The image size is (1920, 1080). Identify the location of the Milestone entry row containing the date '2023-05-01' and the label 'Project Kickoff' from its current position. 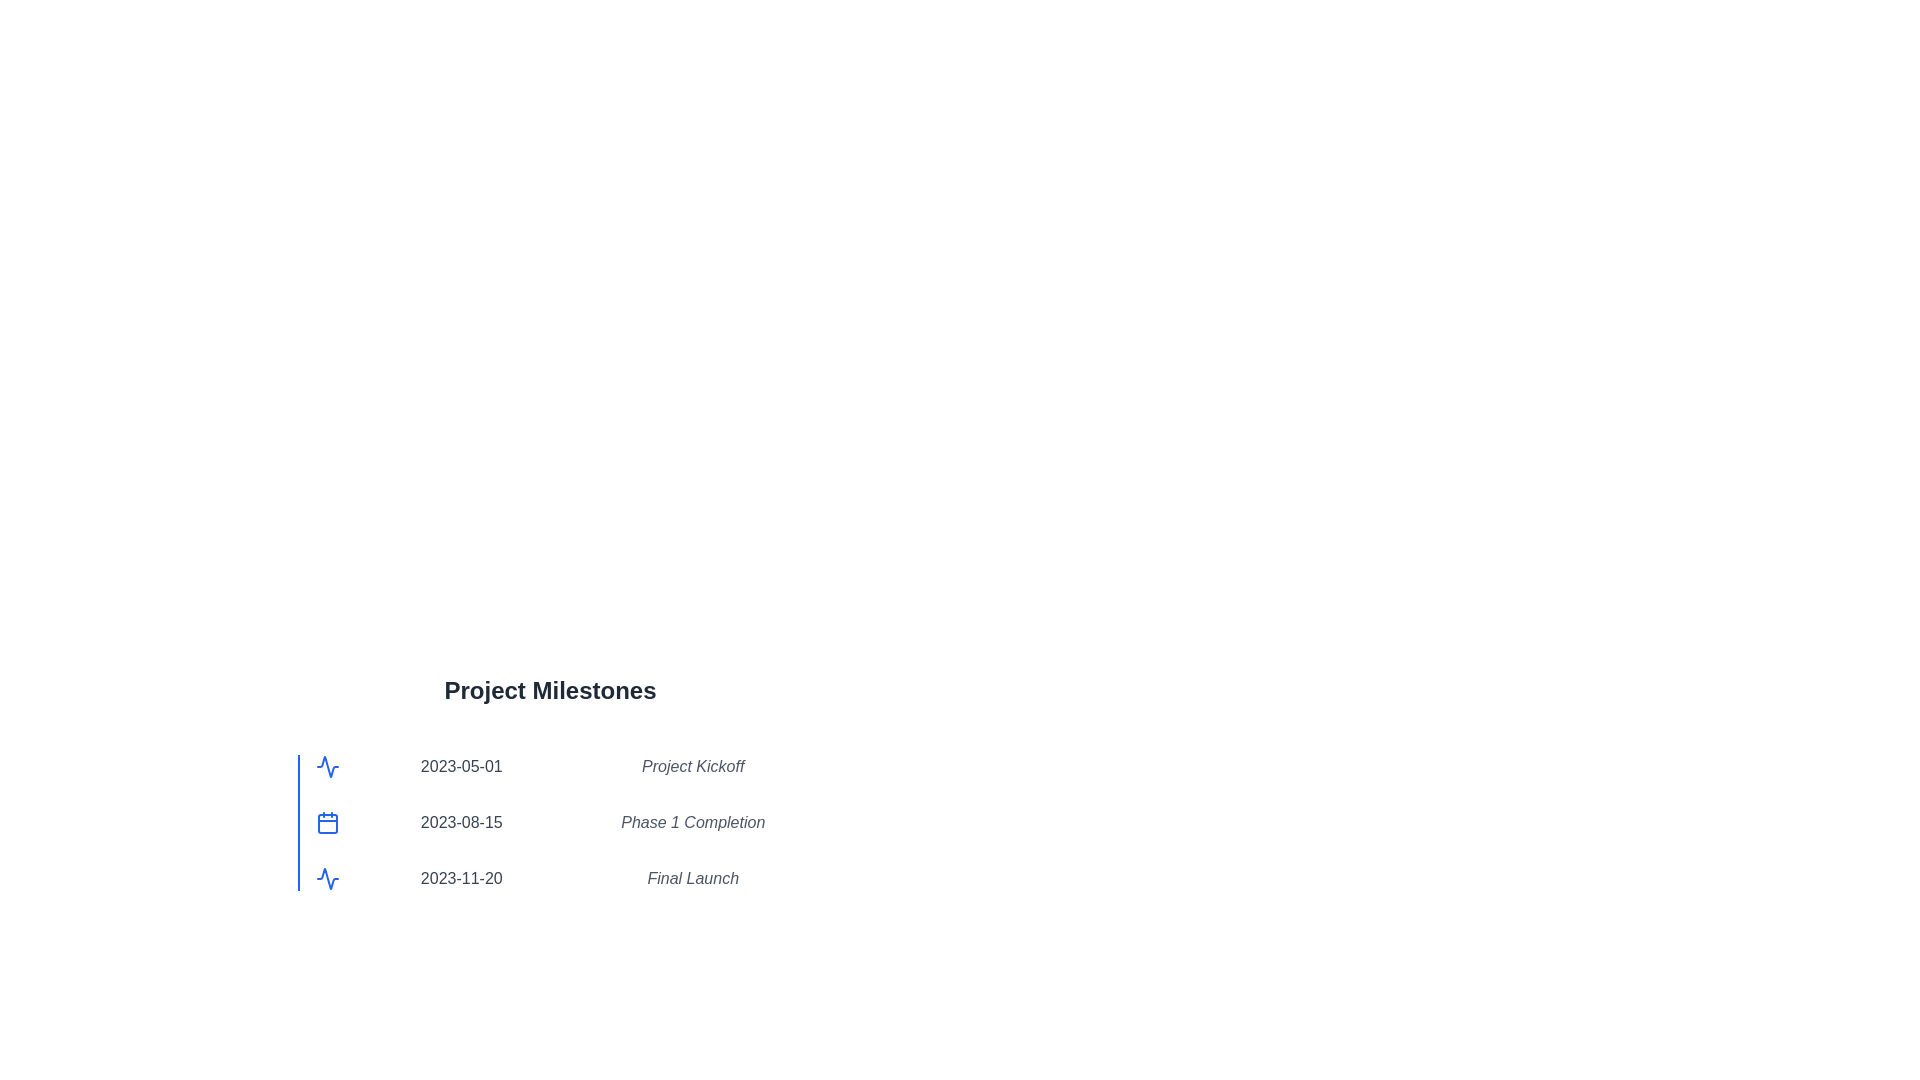
(559, 766).